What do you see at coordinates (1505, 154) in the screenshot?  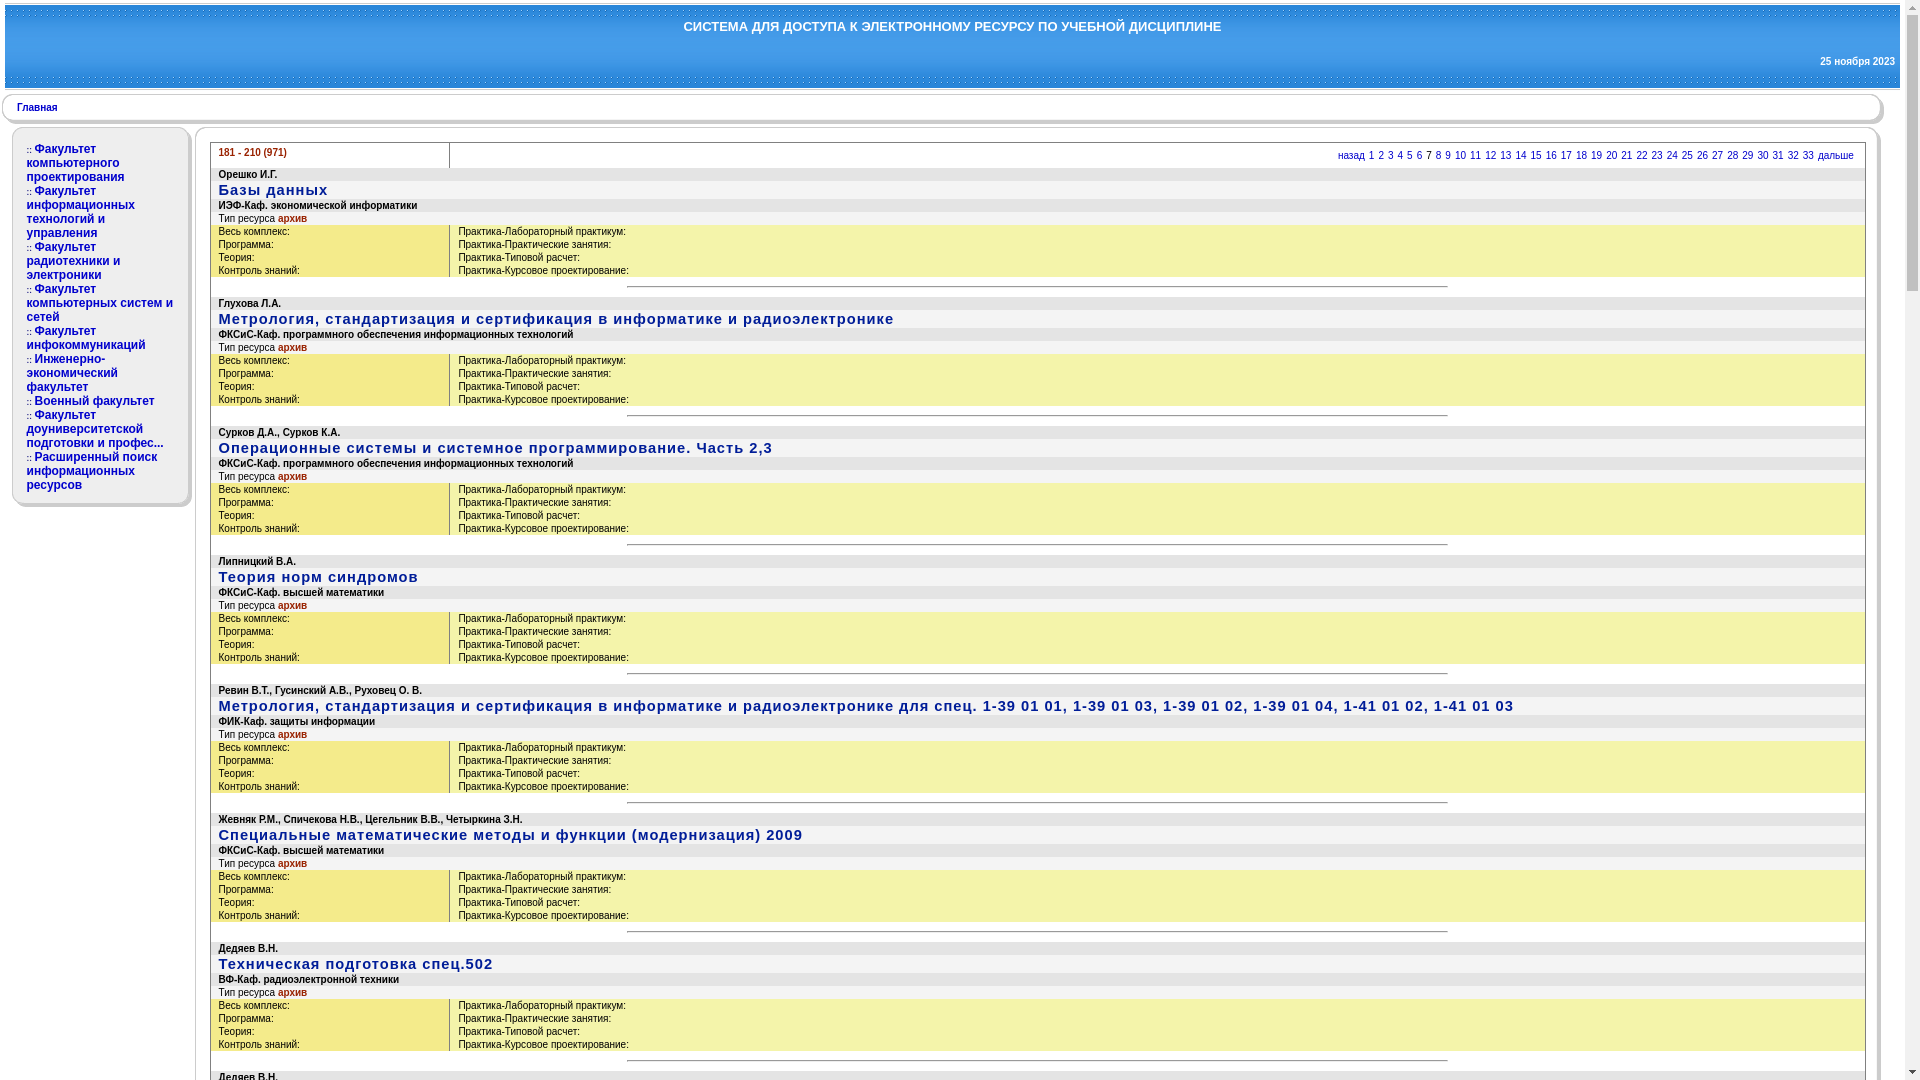 I see `'13'` at bounding box center [1505, 154].